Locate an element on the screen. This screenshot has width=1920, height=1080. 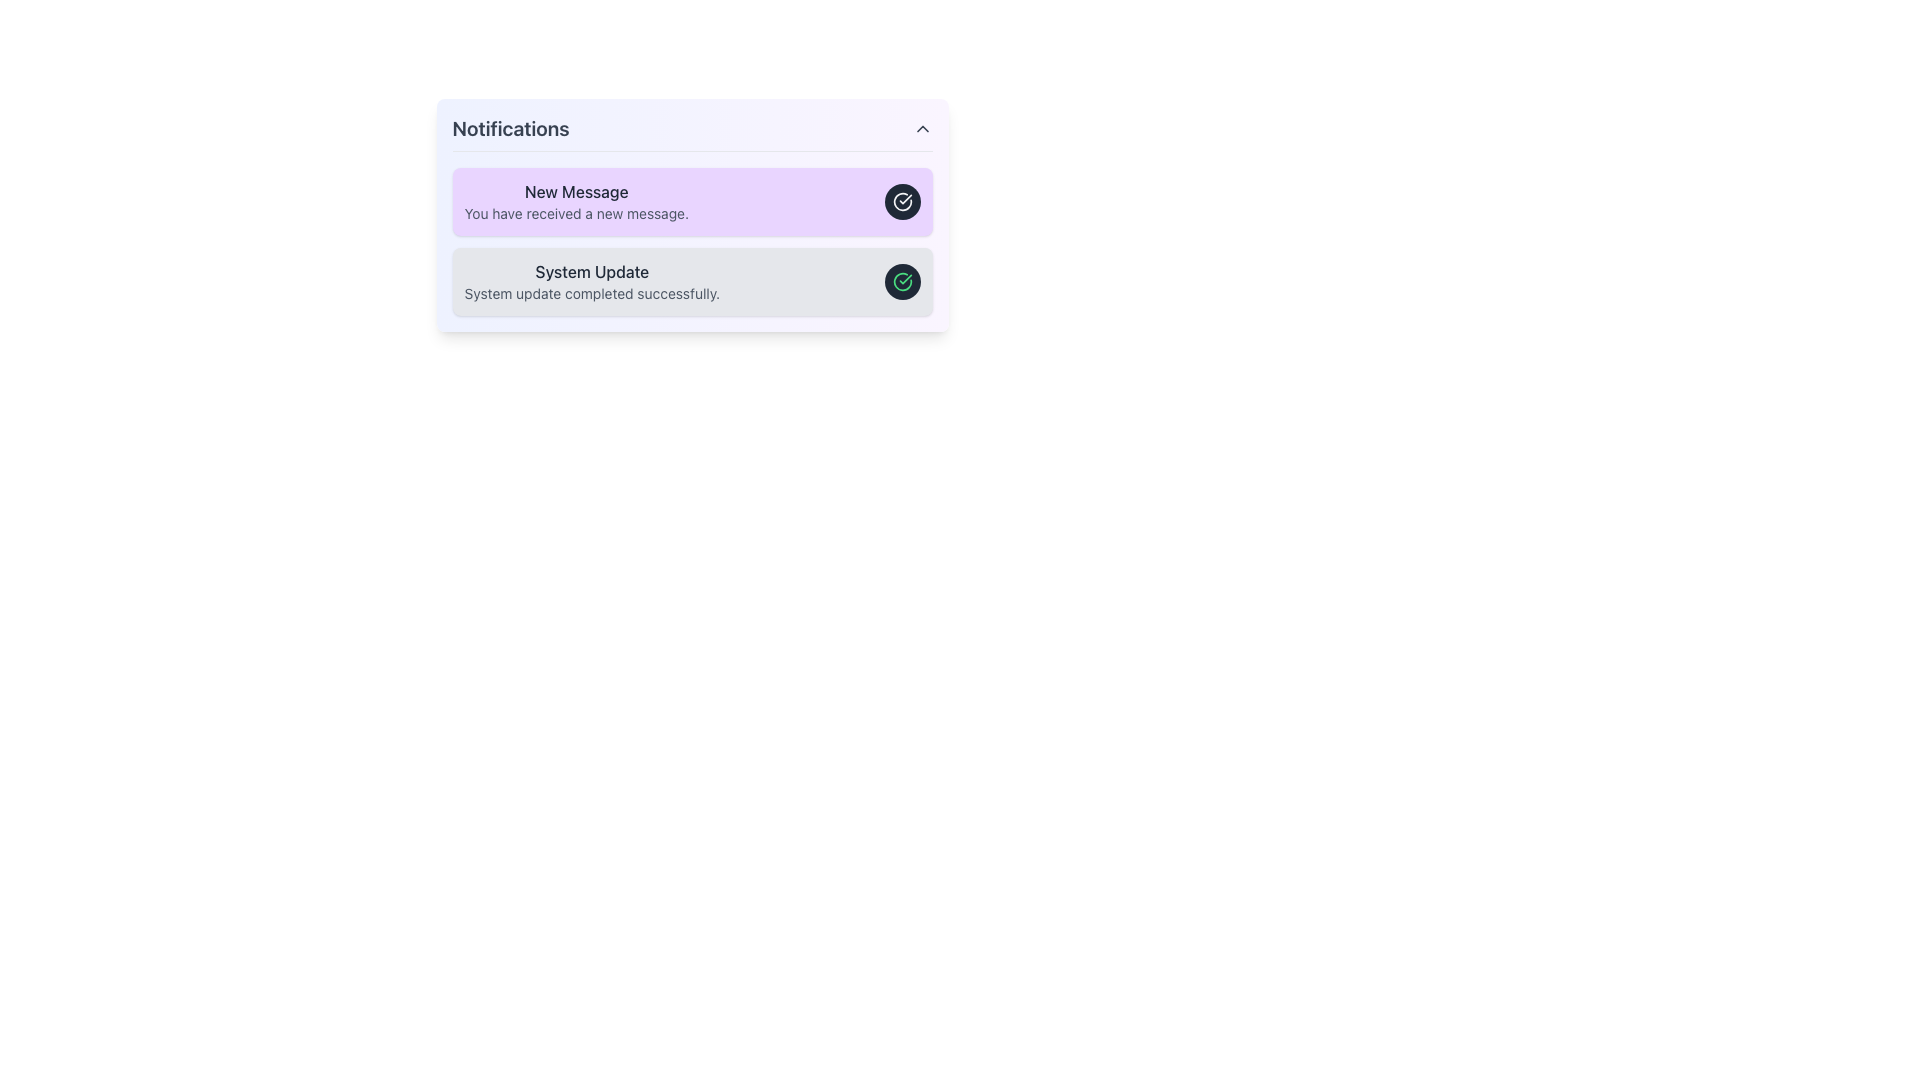
the state of the circular icon featuring a checkmark design, located in the bottom icon of the notification panel within a green circle, associated with the 'System Update' notification is located at coordinates (901, 201).